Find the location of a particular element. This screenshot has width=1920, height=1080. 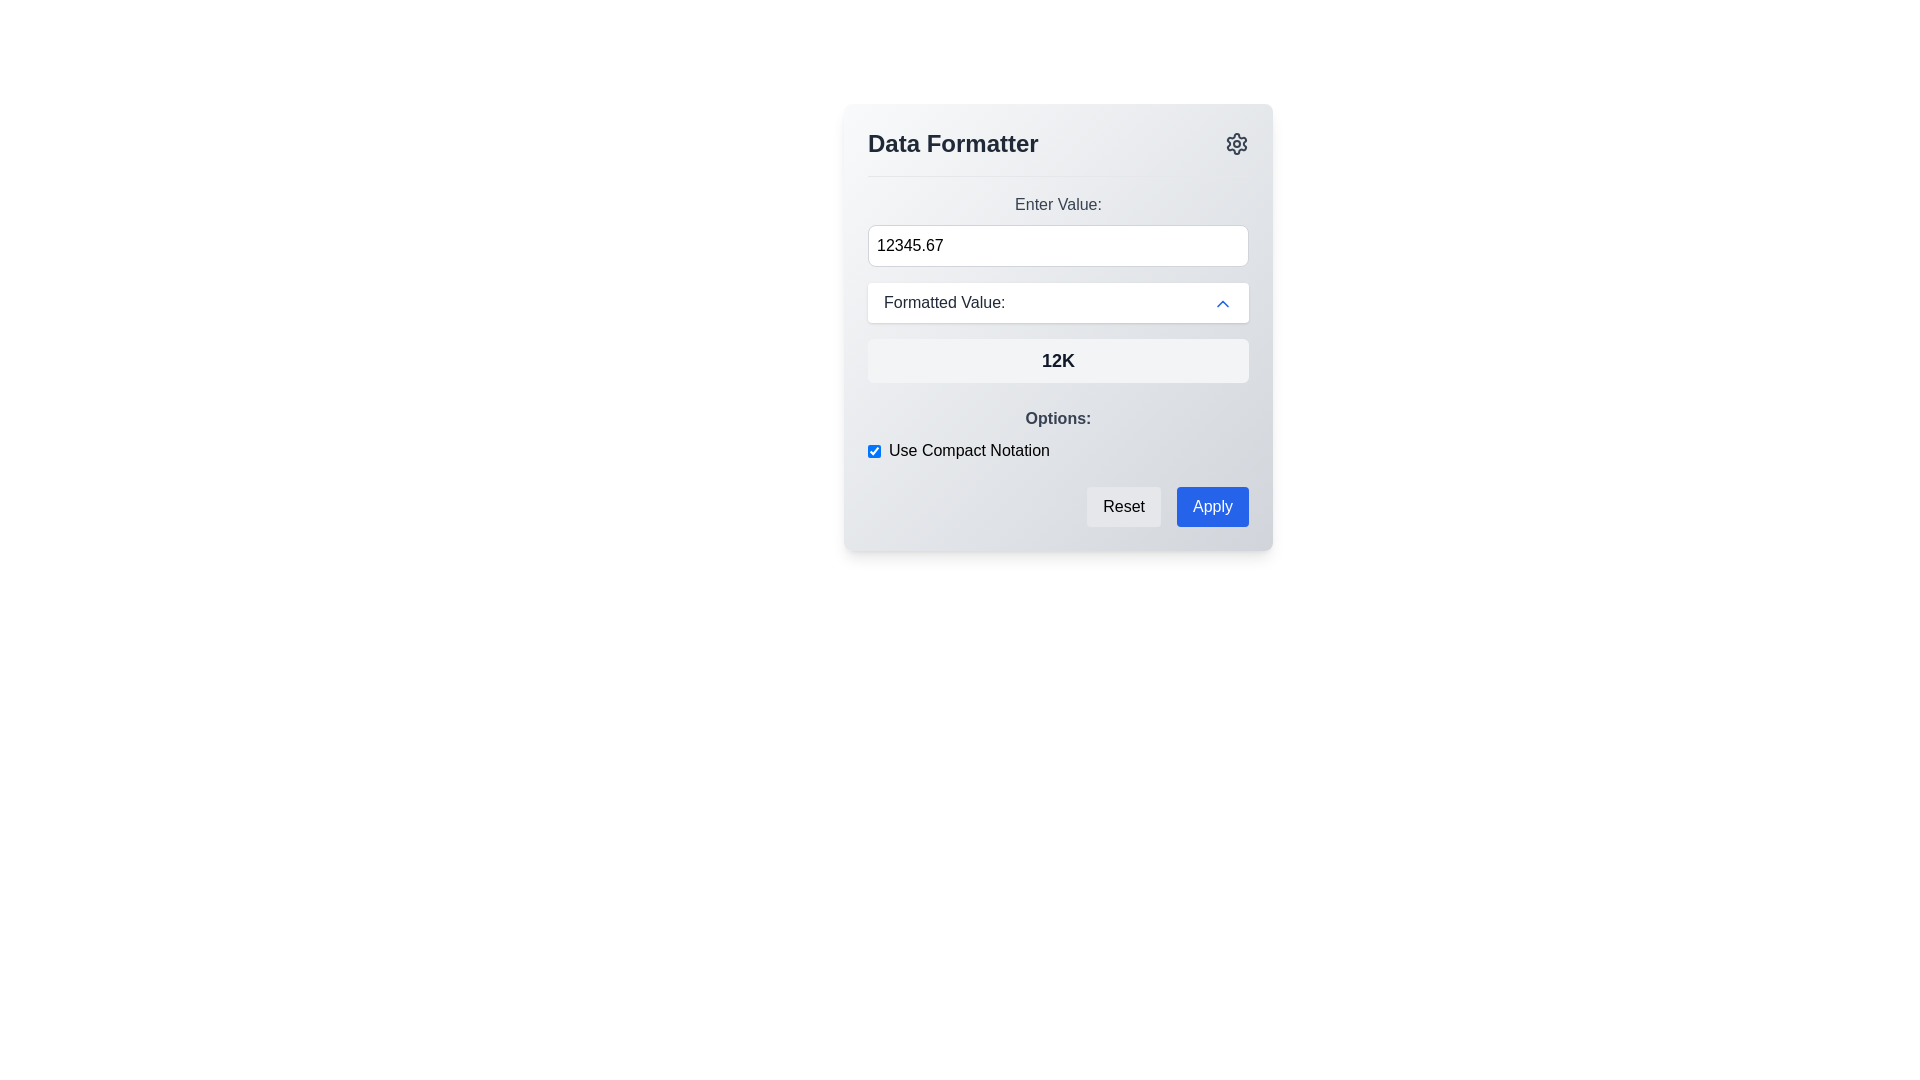

the text display component that shows '12K', styled with a large font size, dark gray text on a light gray background, located in the 'Data Formatter' dialog box below 'Formatted Value:' and above 'Options:' is located at coordinates (1057, 361).